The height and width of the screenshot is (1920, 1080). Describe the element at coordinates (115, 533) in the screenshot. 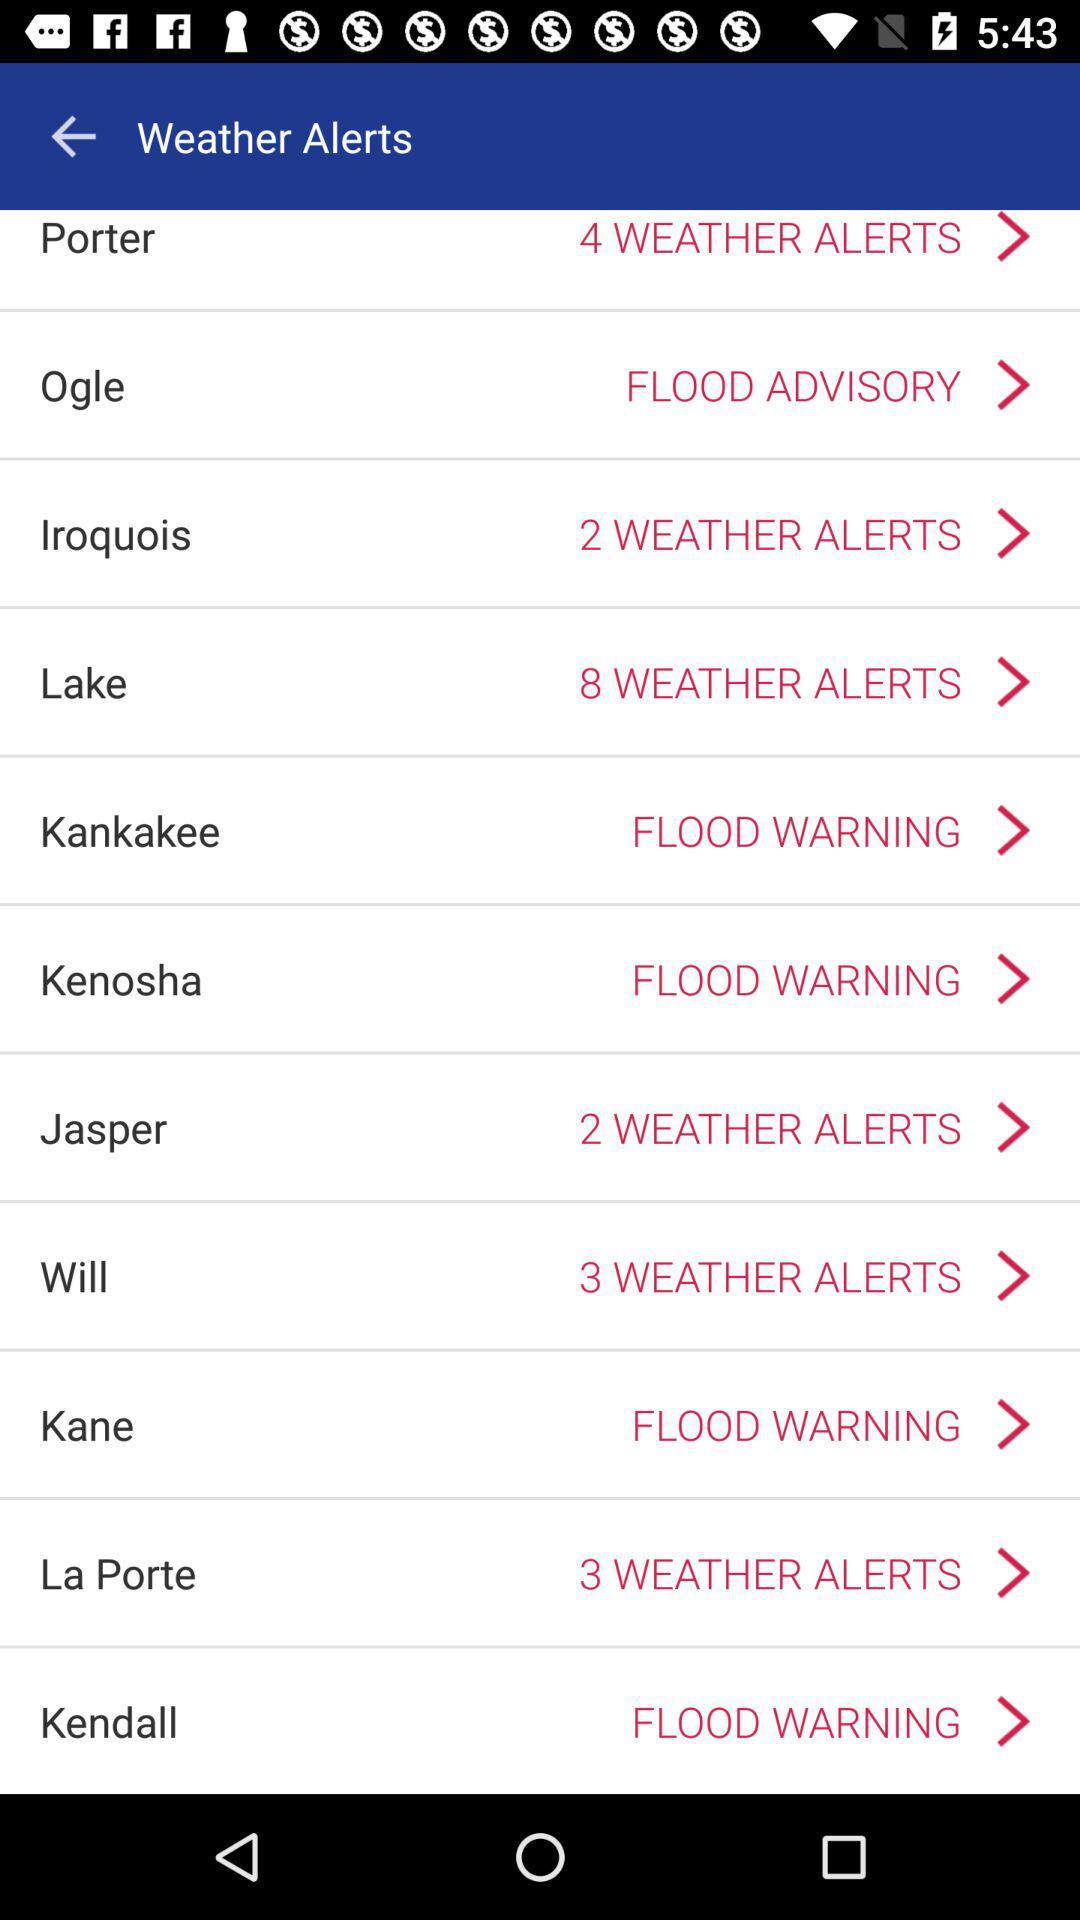

I see `the app below the ogle item` at that location.